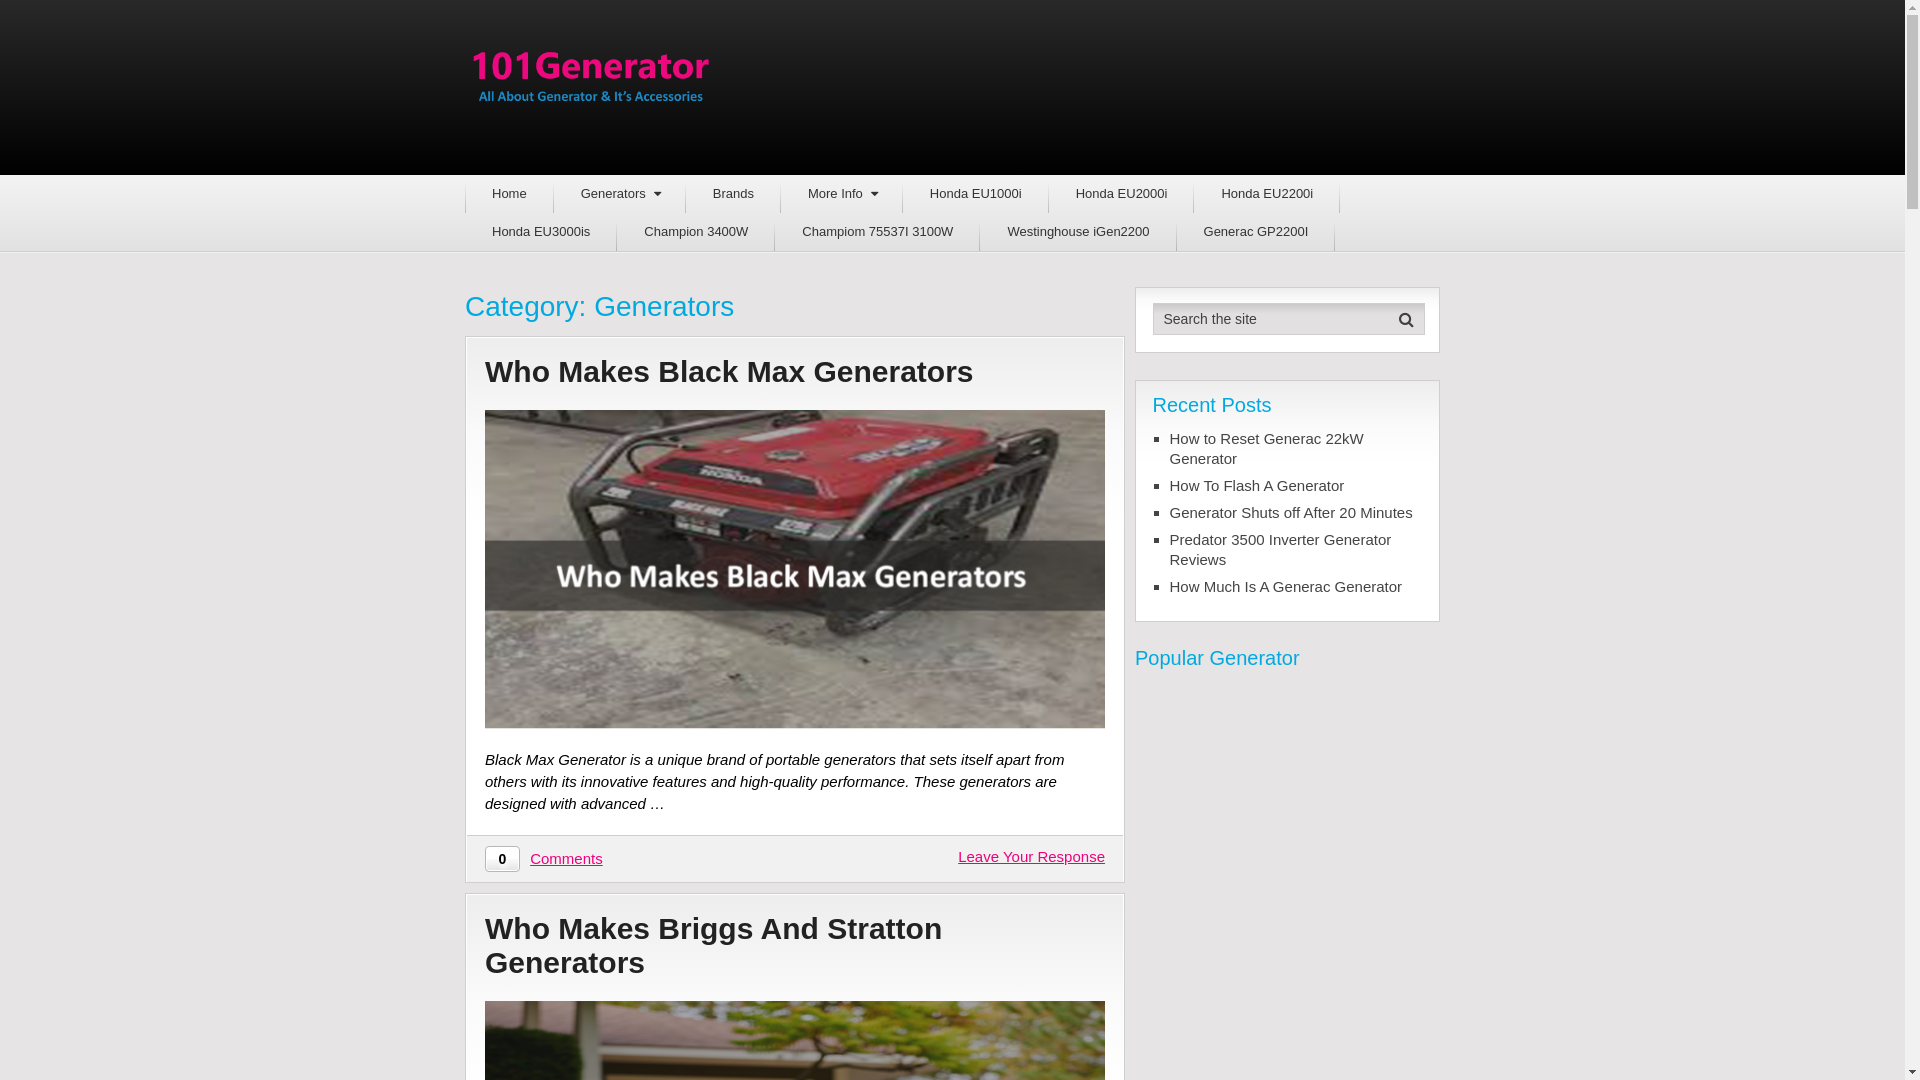  What do you see at coordinates (1077, 230) in the screenshot?
I see `'Westinghouse iGen2200'` at bounding box center [1077, 230].